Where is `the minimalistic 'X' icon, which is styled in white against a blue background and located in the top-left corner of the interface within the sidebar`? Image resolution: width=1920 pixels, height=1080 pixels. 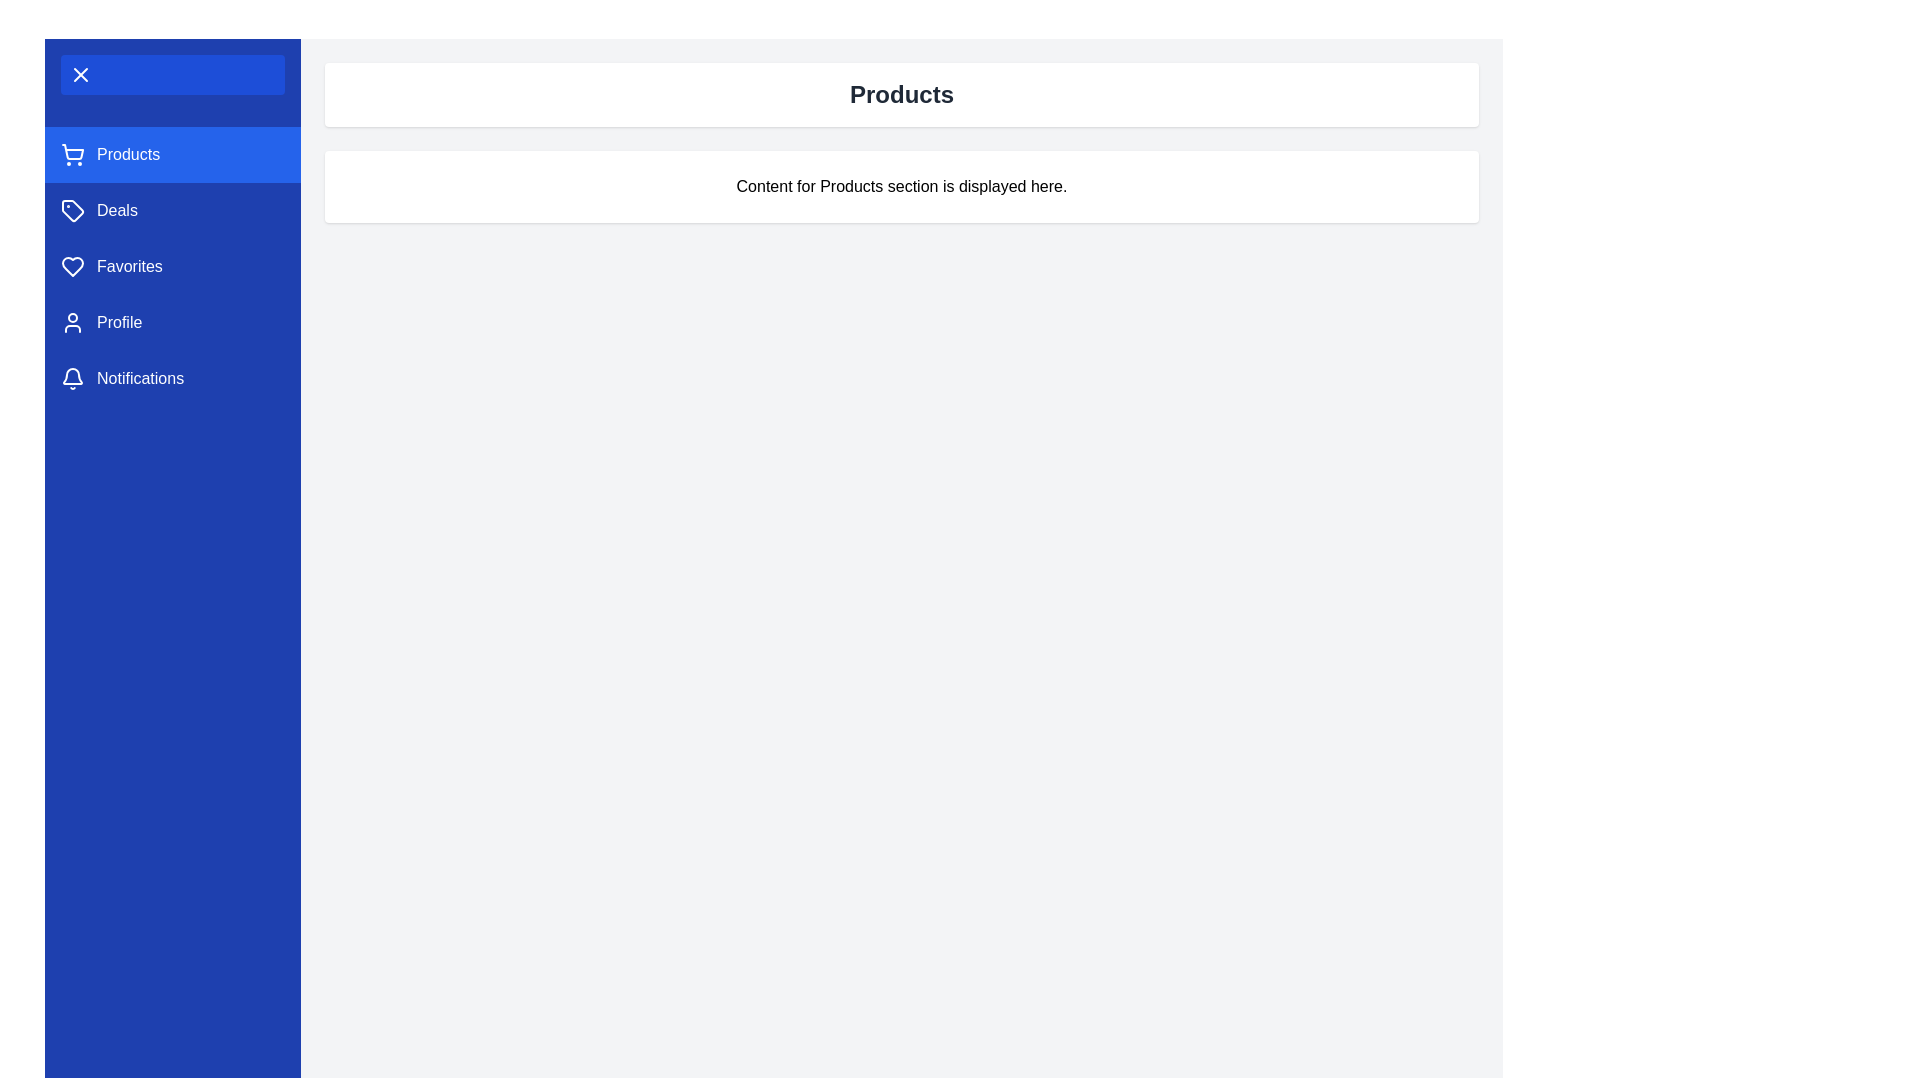 the minimalistic 'X' icon, which is styled in white against a blue background and located in the top-left corner of the interface within the sidebar is located at coordinates (80, 73).